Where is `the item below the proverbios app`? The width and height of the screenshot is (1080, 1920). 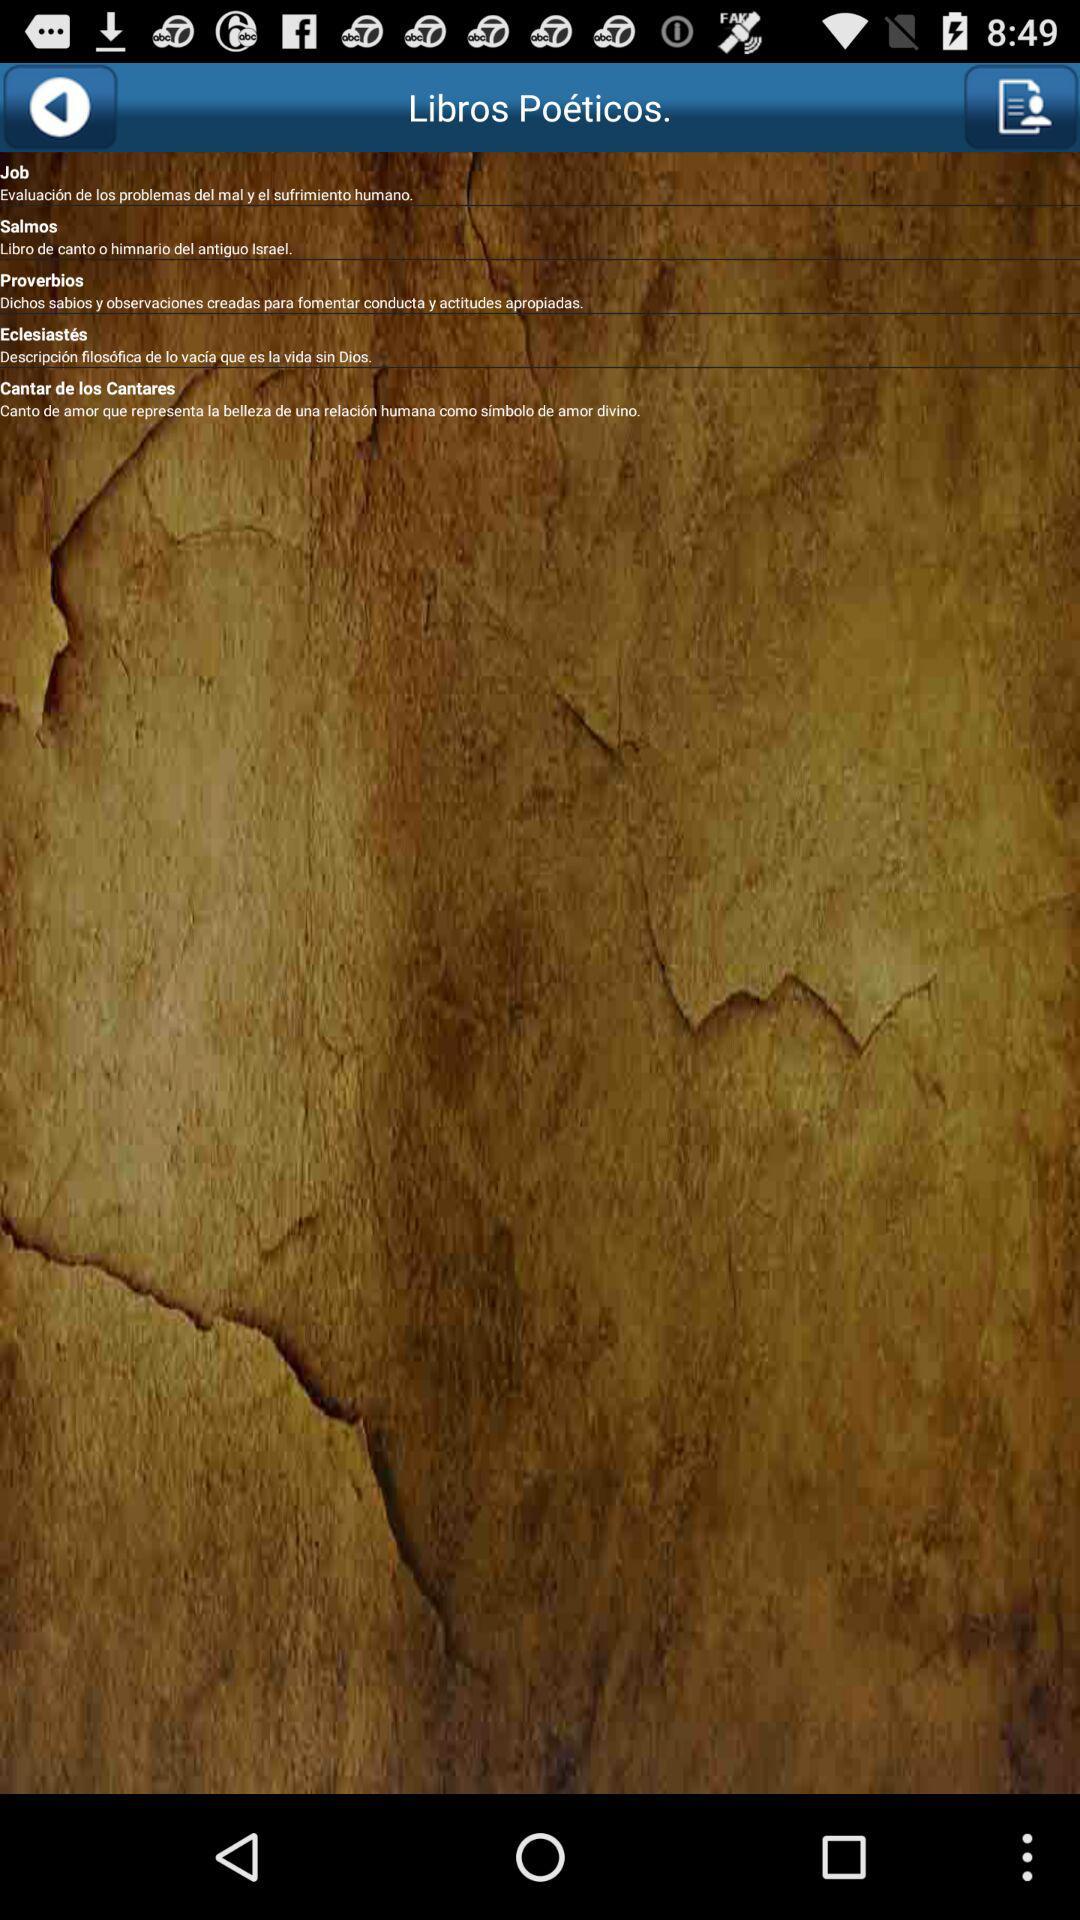
the item below the proverbios app is located at coordinates (540, 301).